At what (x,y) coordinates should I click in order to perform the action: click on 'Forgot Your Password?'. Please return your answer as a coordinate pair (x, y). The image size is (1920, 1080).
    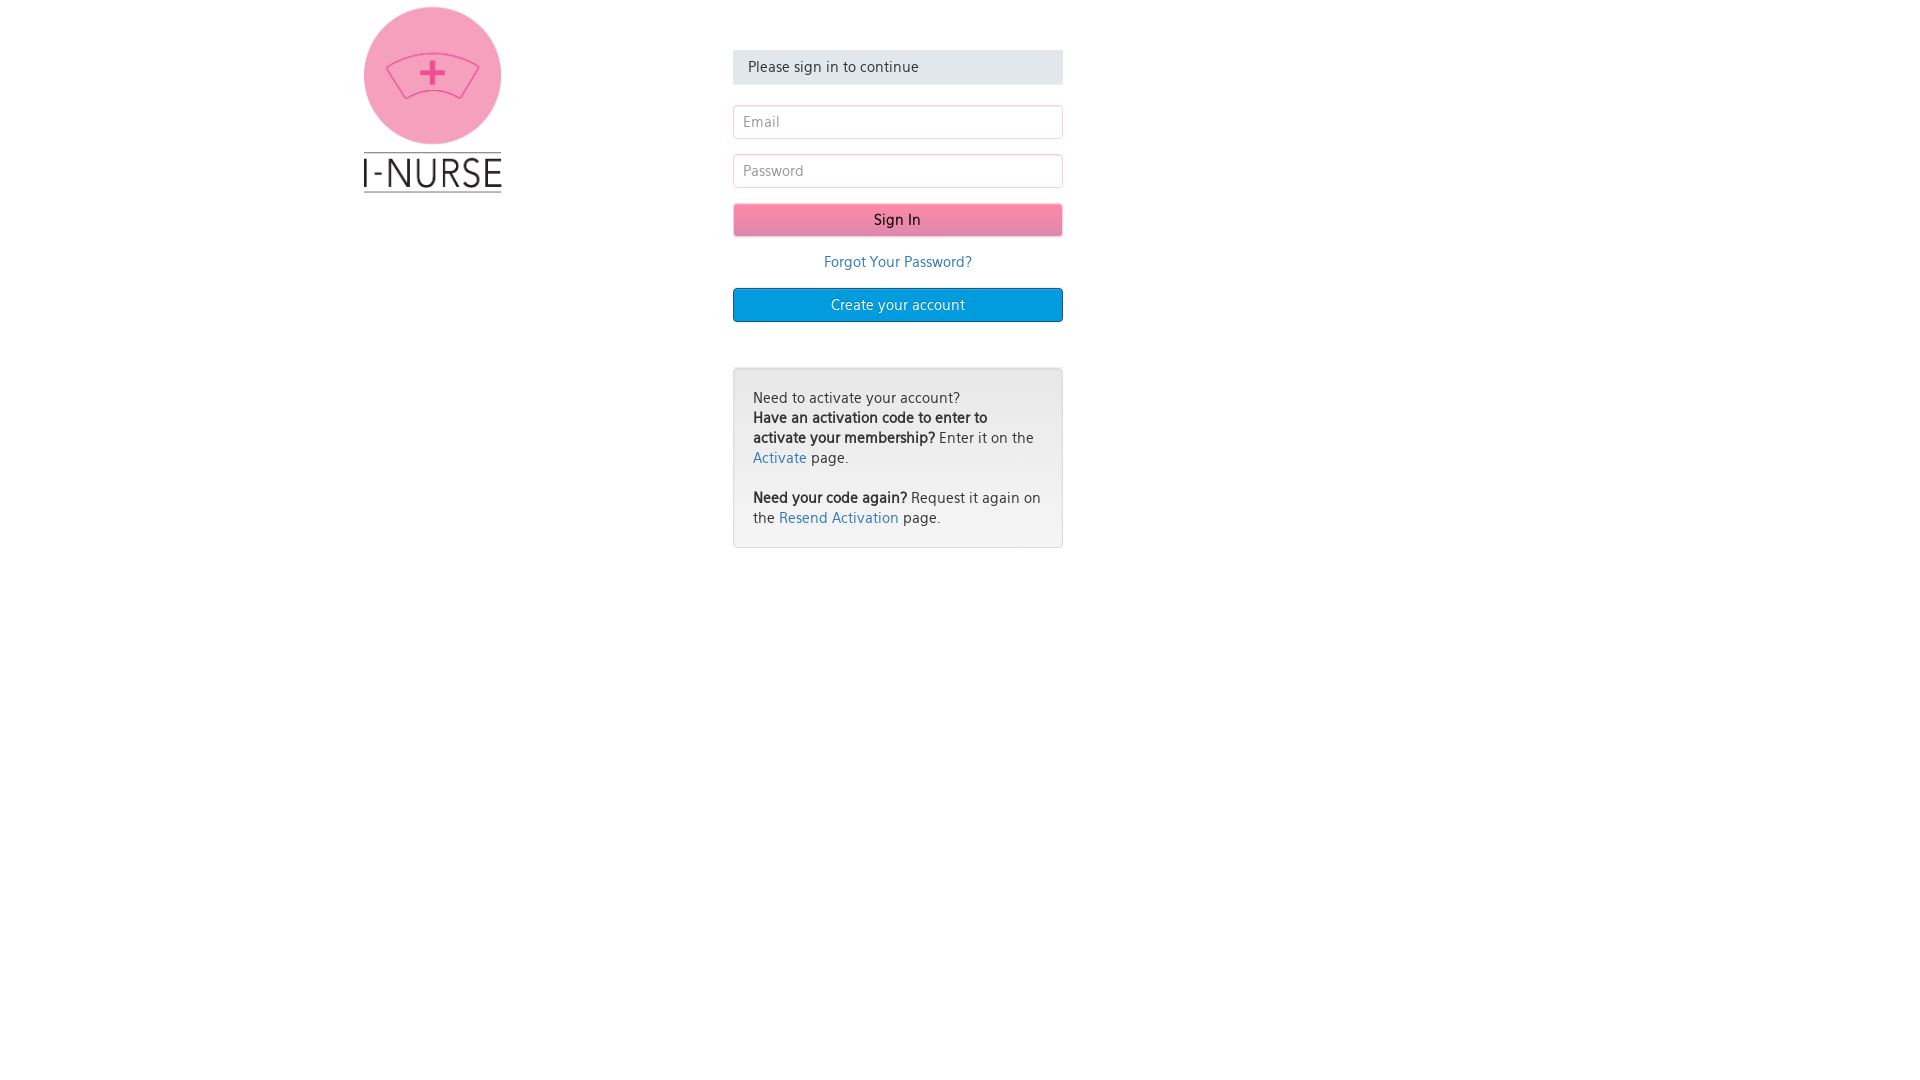
    Looking at the image, I should click on (896, 261).